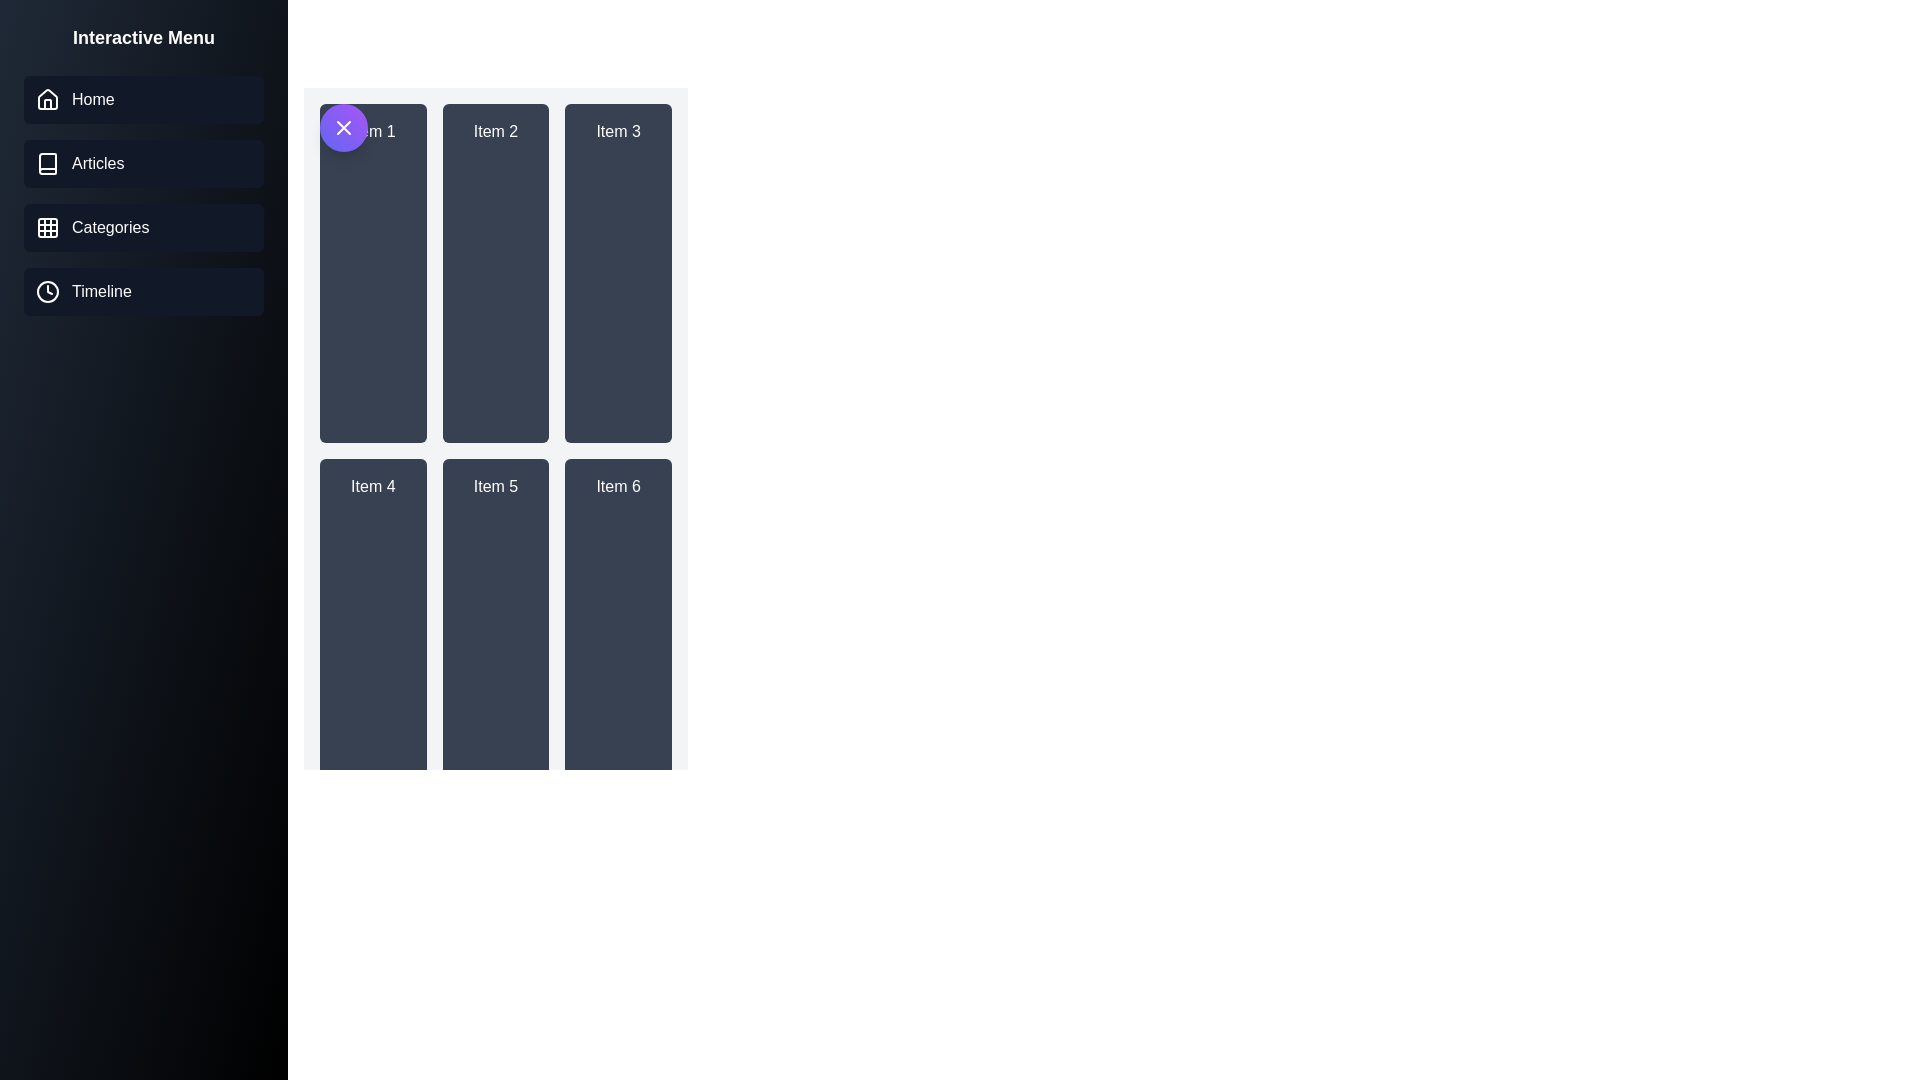 The height and width of the screenshot is (1080, 1920). I want to click on the Home menu item in the menu, so click(143, 100).